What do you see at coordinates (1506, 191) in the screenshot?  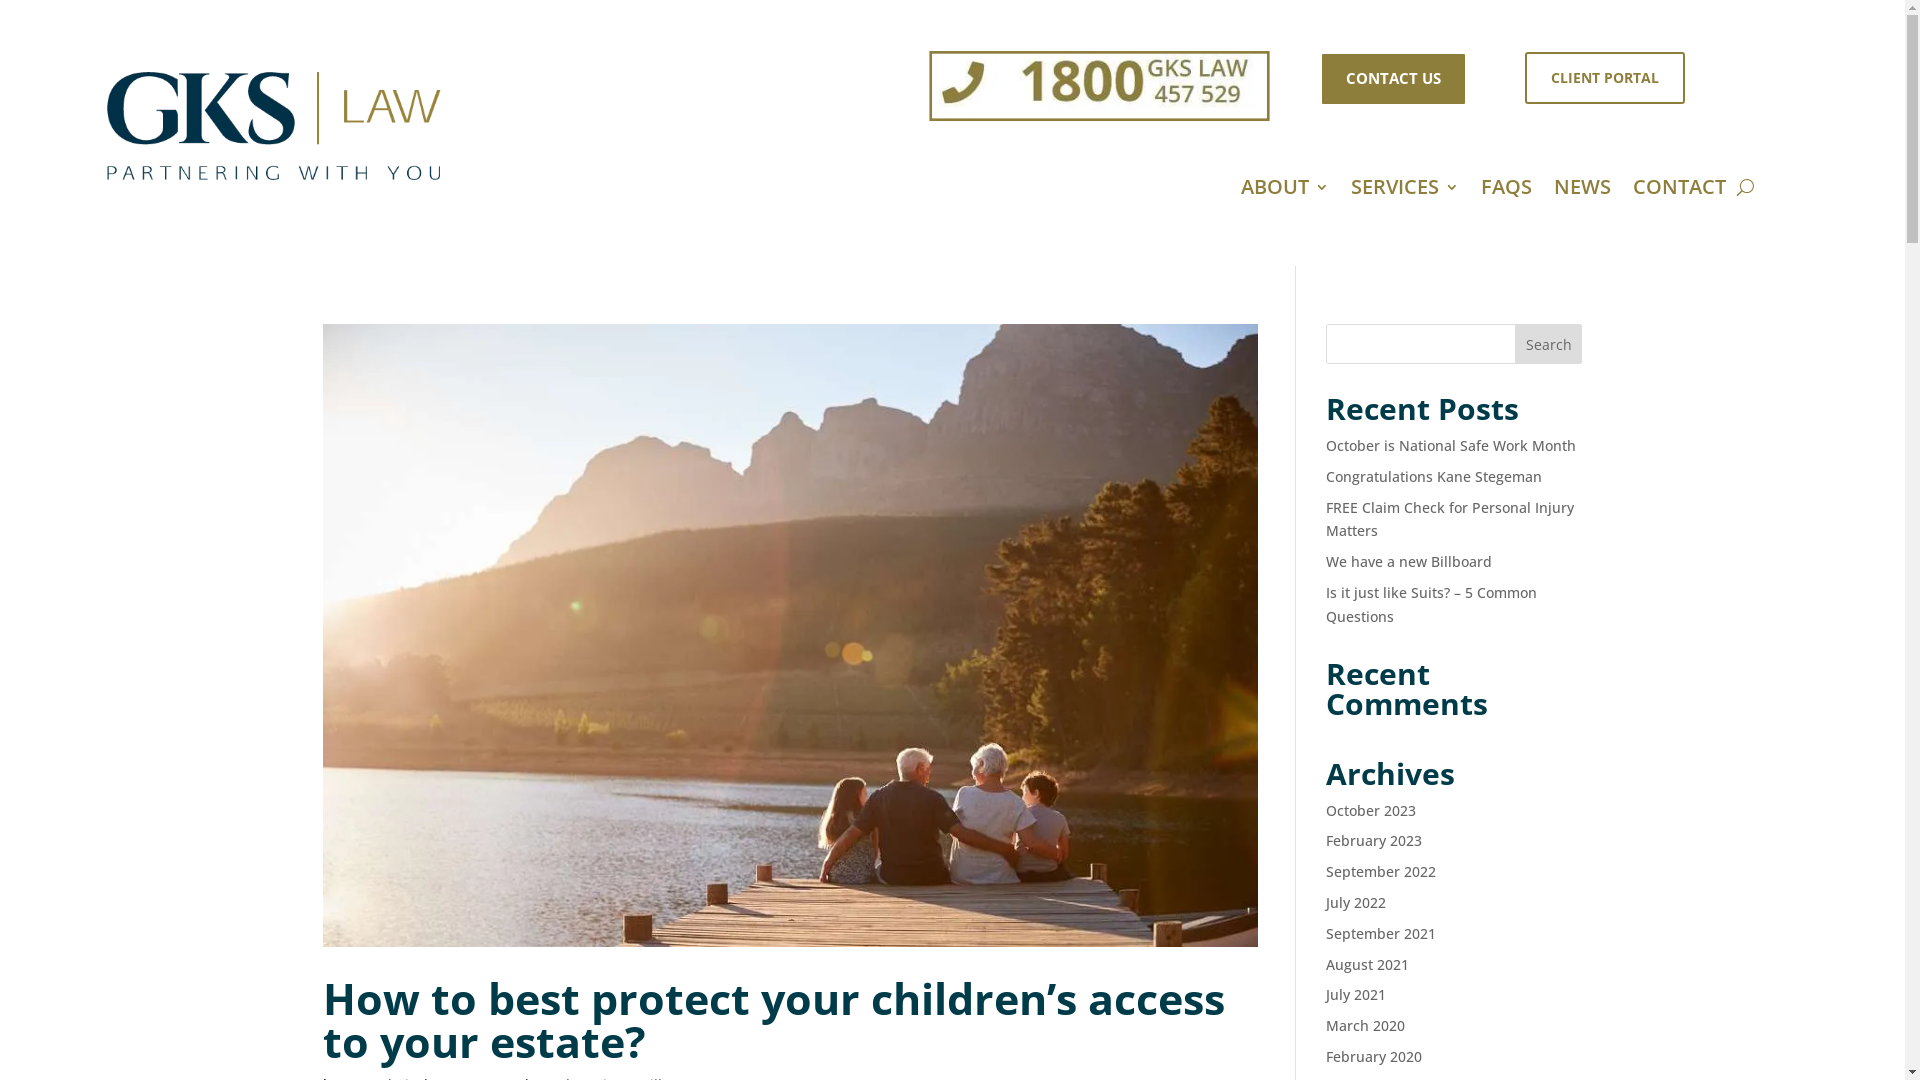 I see `'FAQS'` at bounding box center [1506, 191].